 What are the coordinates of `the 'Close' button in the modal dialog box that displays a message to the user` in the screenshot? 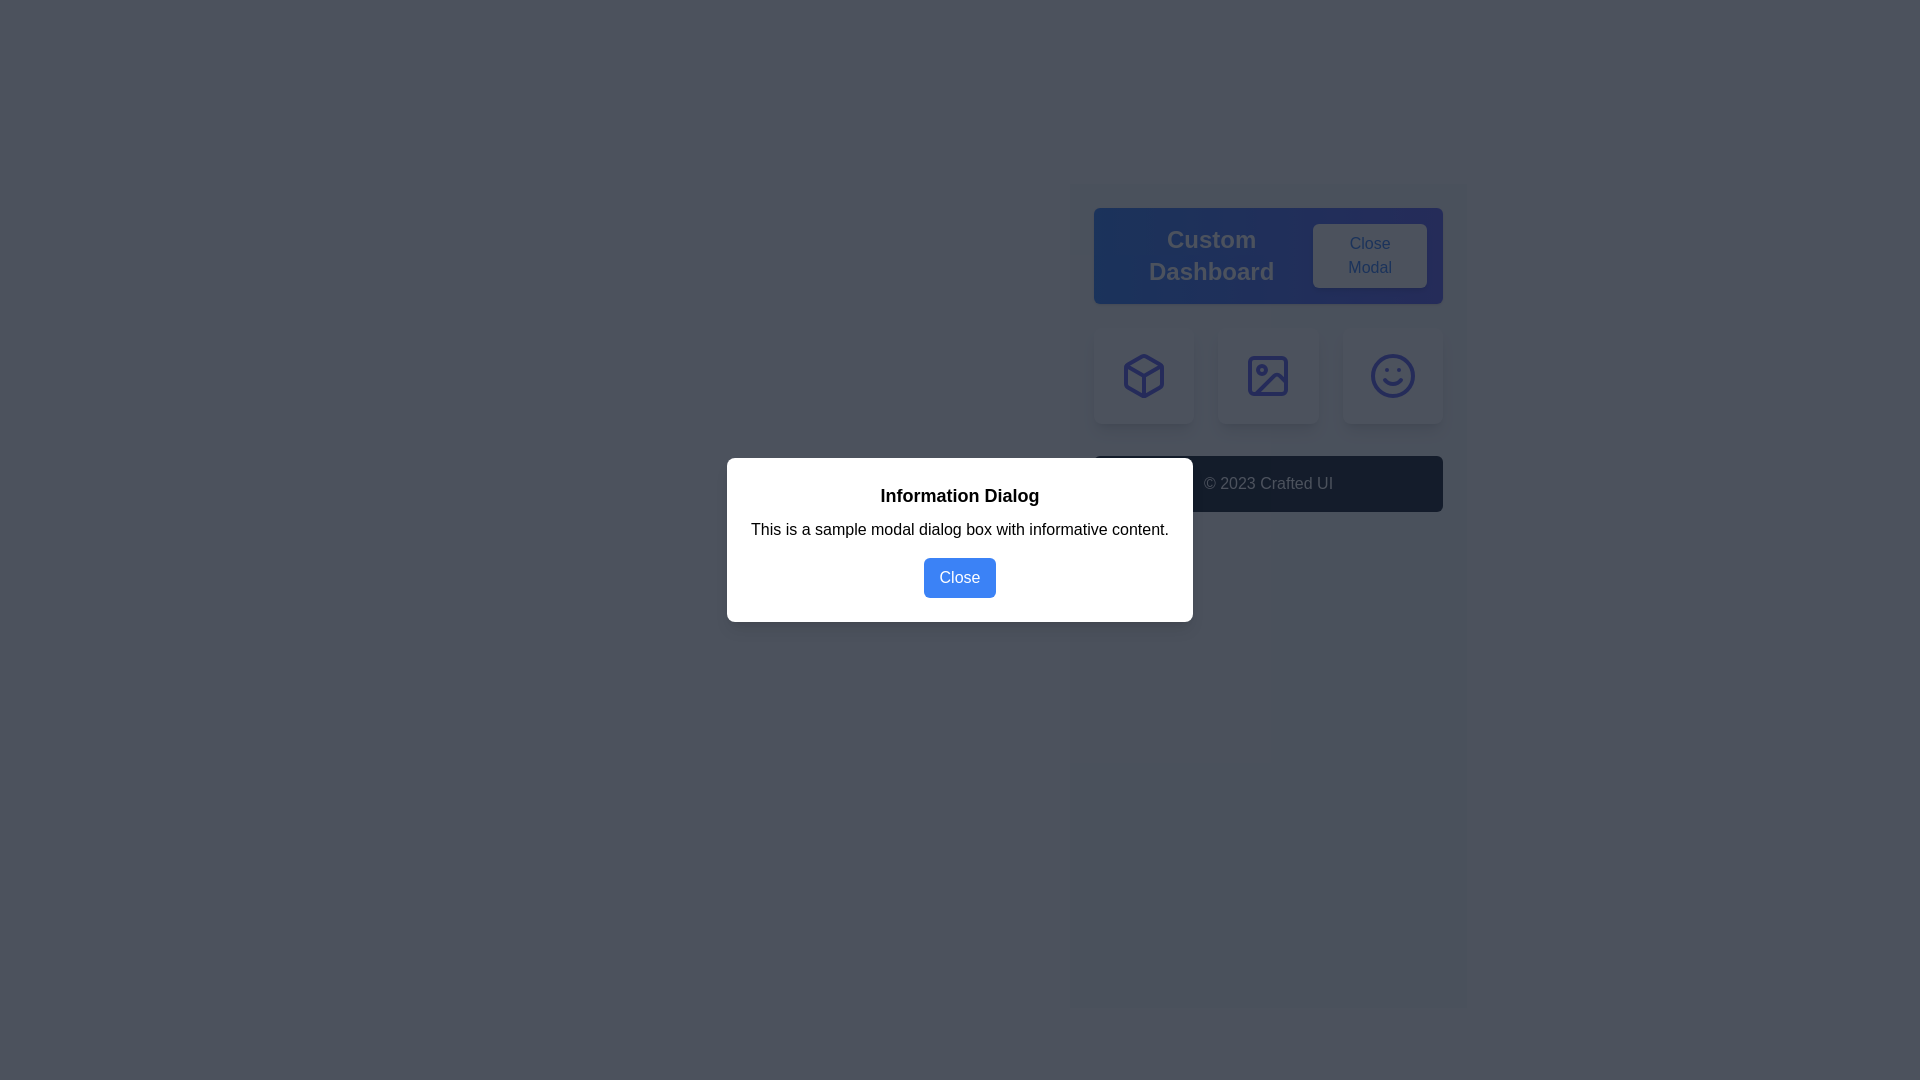 It's located at (960, 540).